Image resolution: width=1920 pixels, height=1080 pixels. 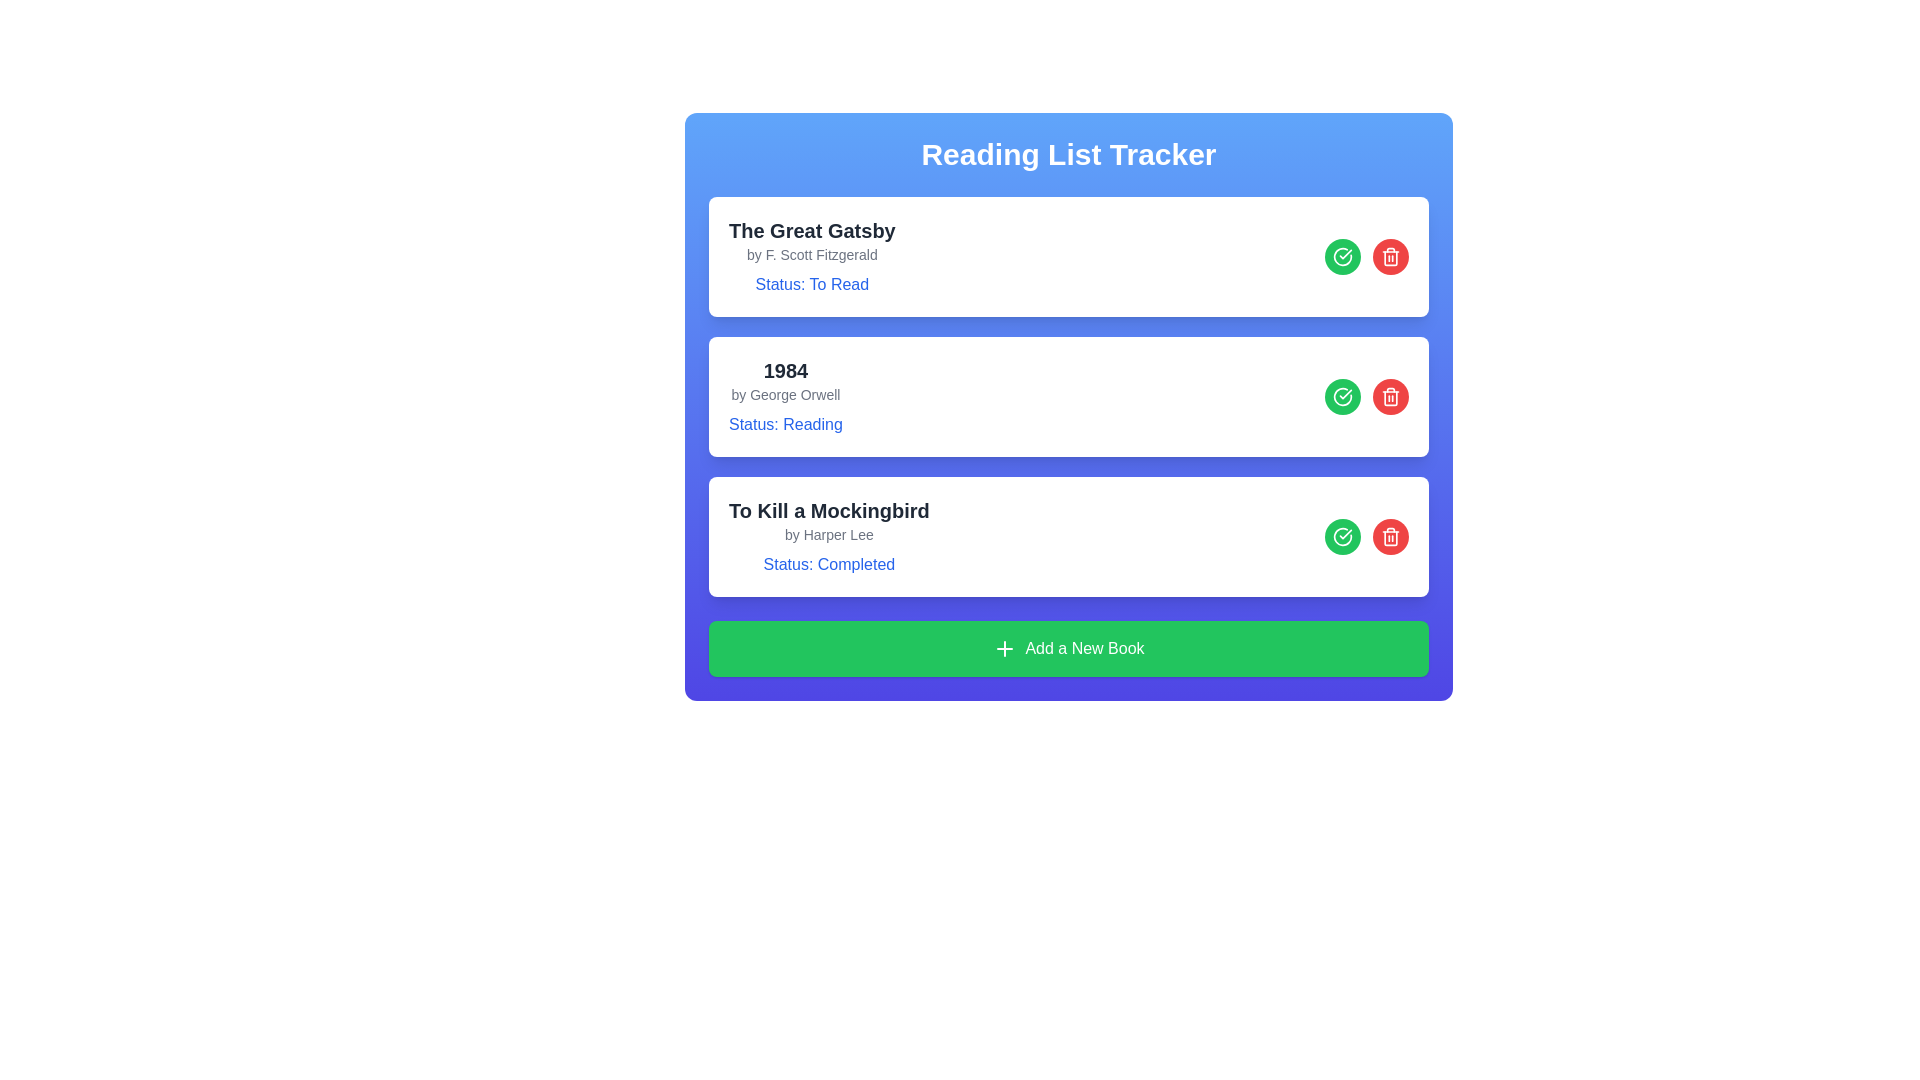 What do you see at coordinates (784, 370) in the screenshot?
I see `the text label representing the title of the second book entry in the reading list, which is located above the subtitle 'by George Orwell'` at bounding box center [784, 370].